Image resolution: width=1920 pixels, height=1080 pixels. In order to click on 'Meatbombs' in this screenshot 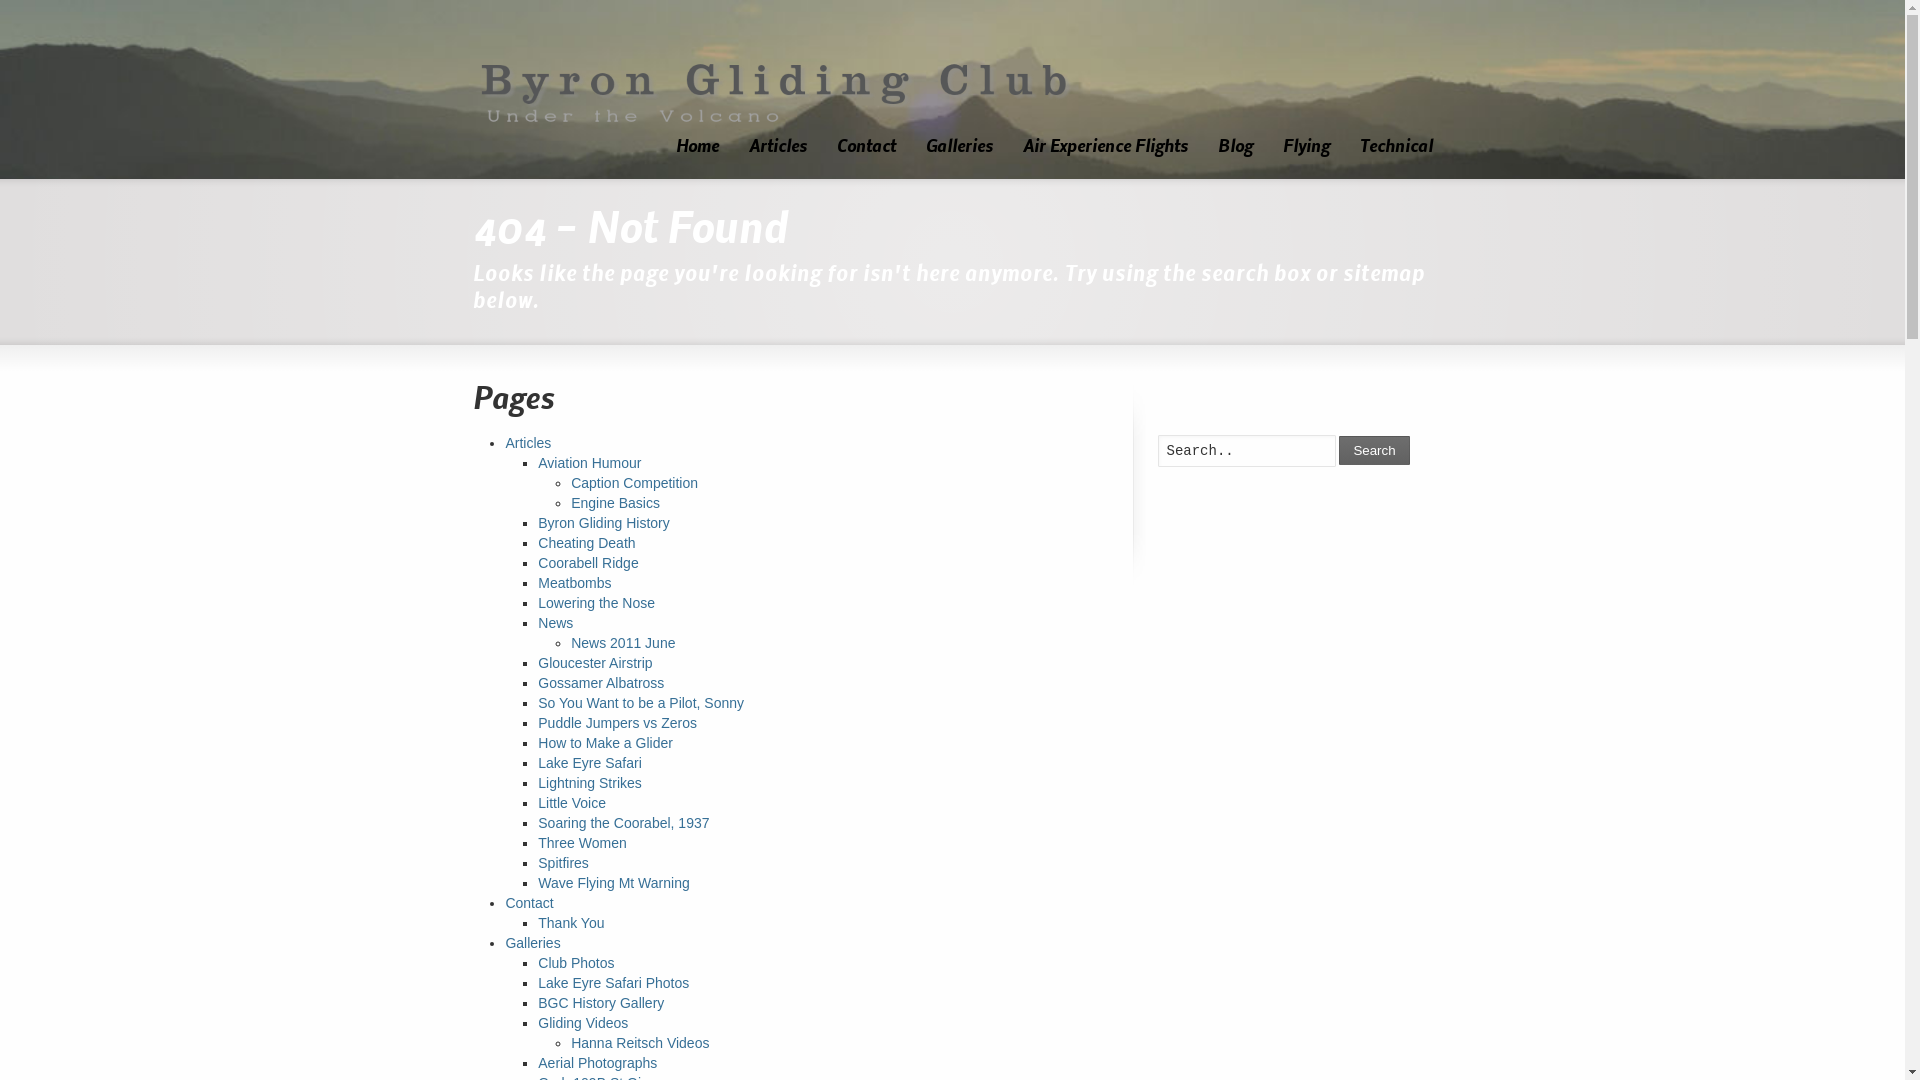, I will do `click(573, 582)`.